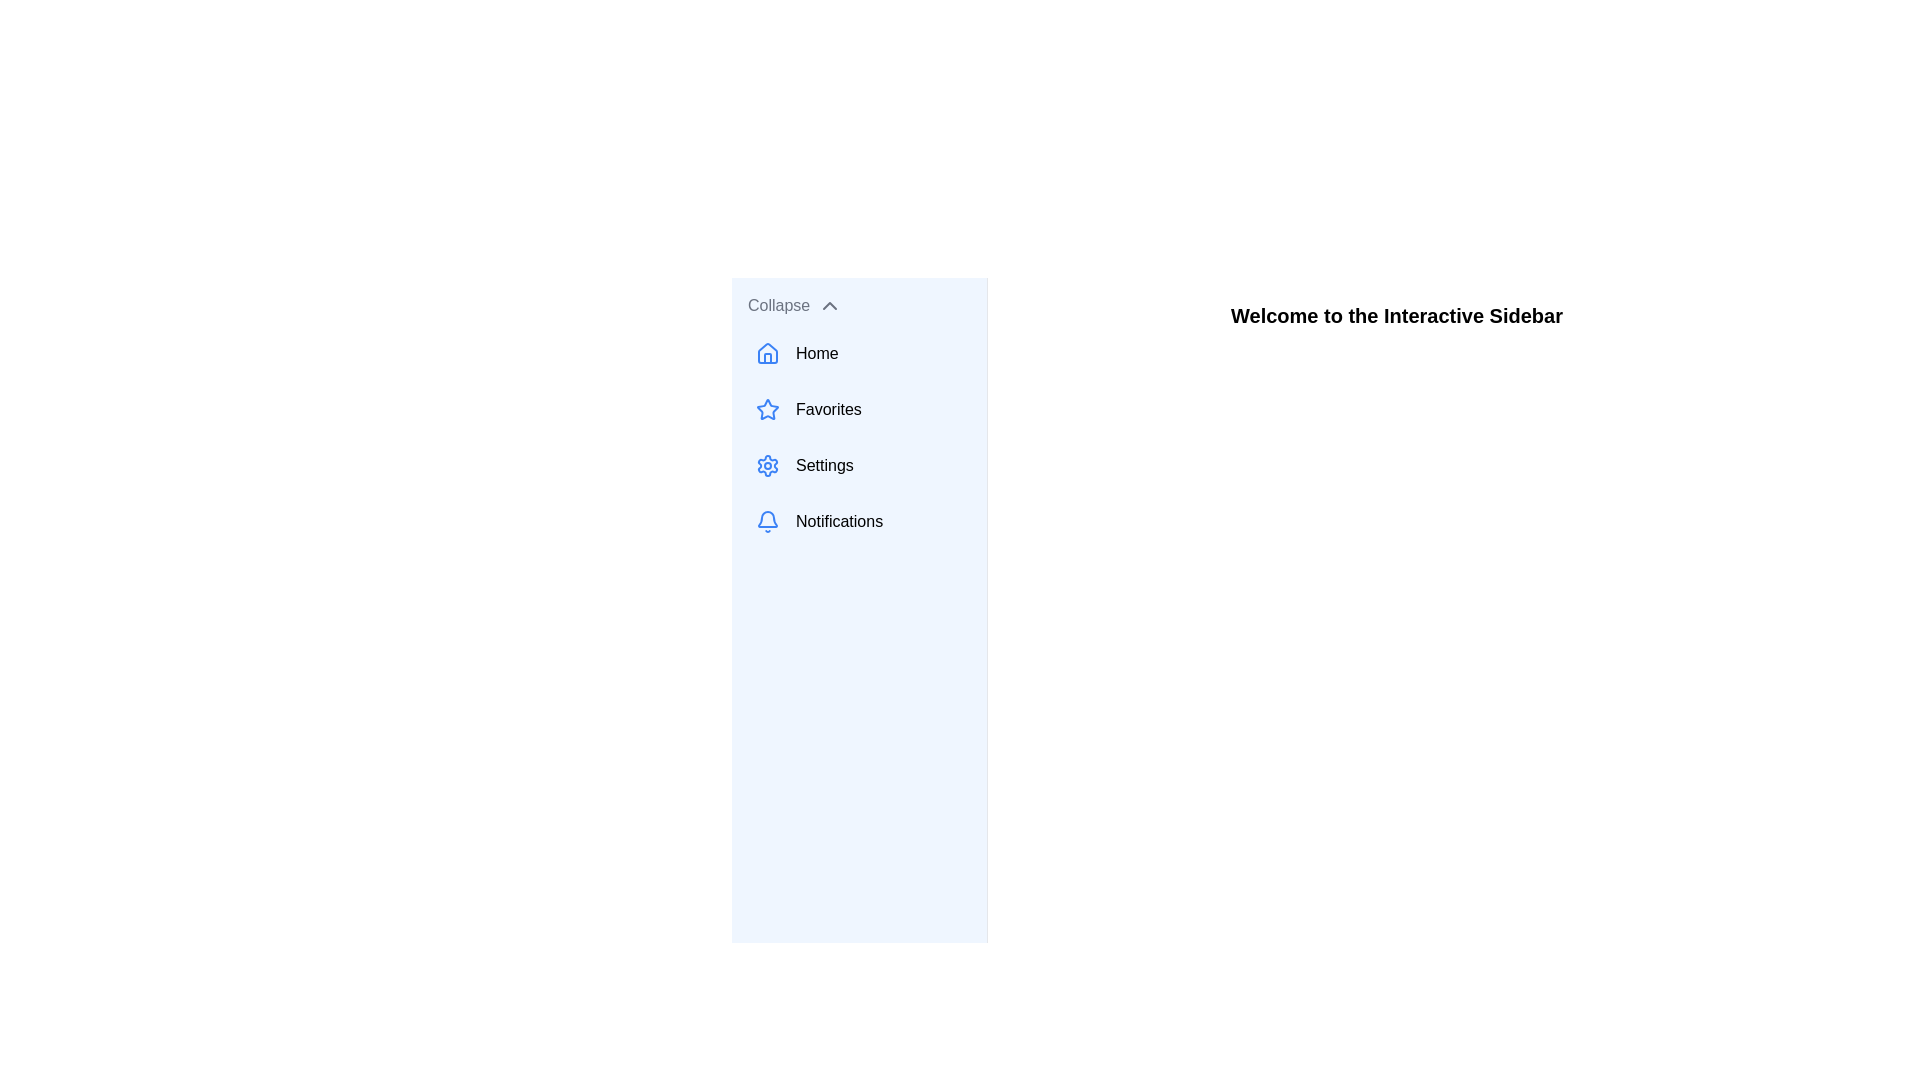  Describe the element at coordinates (817, 353) in the screenshot. I see `the 'Home' text label in the vertical navigation menu` at that location.